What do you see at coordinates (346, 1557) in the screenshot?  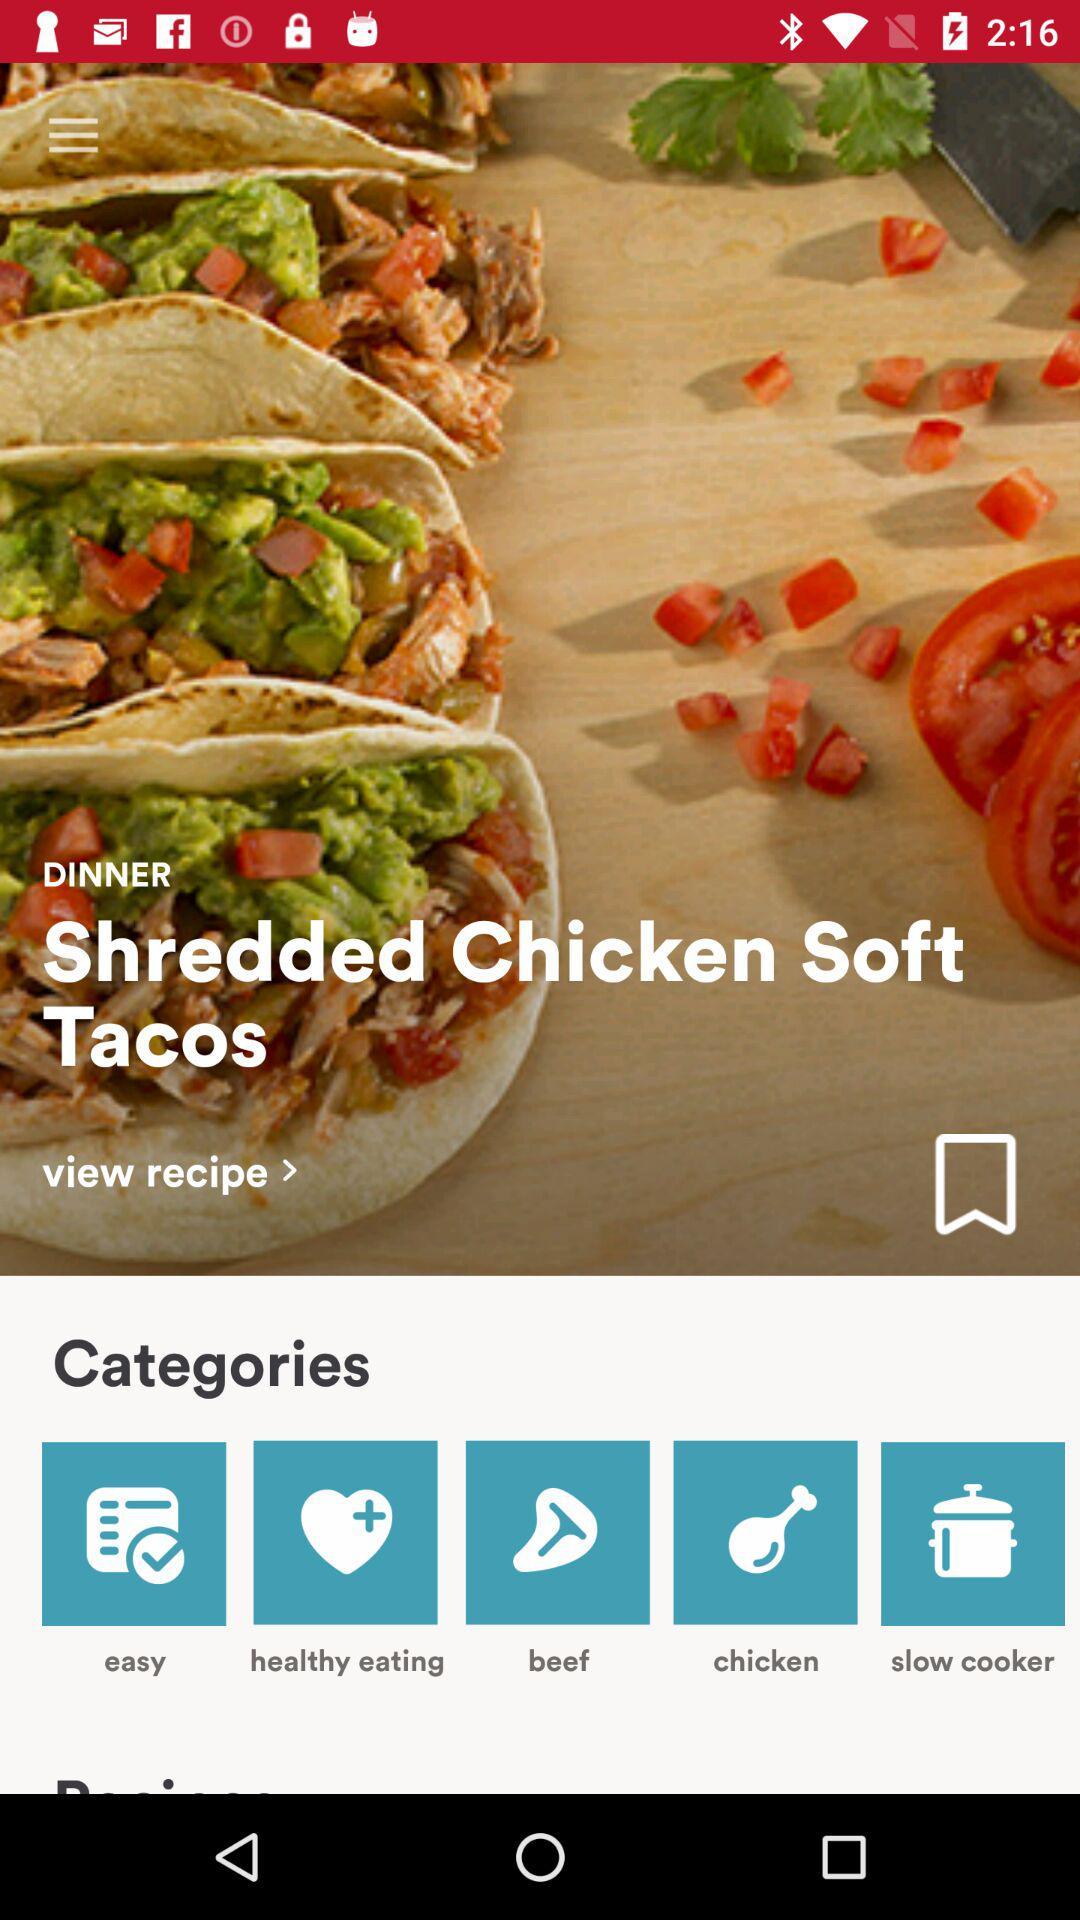 I see `healthy eating icon` at bounding box center [346, 1557].